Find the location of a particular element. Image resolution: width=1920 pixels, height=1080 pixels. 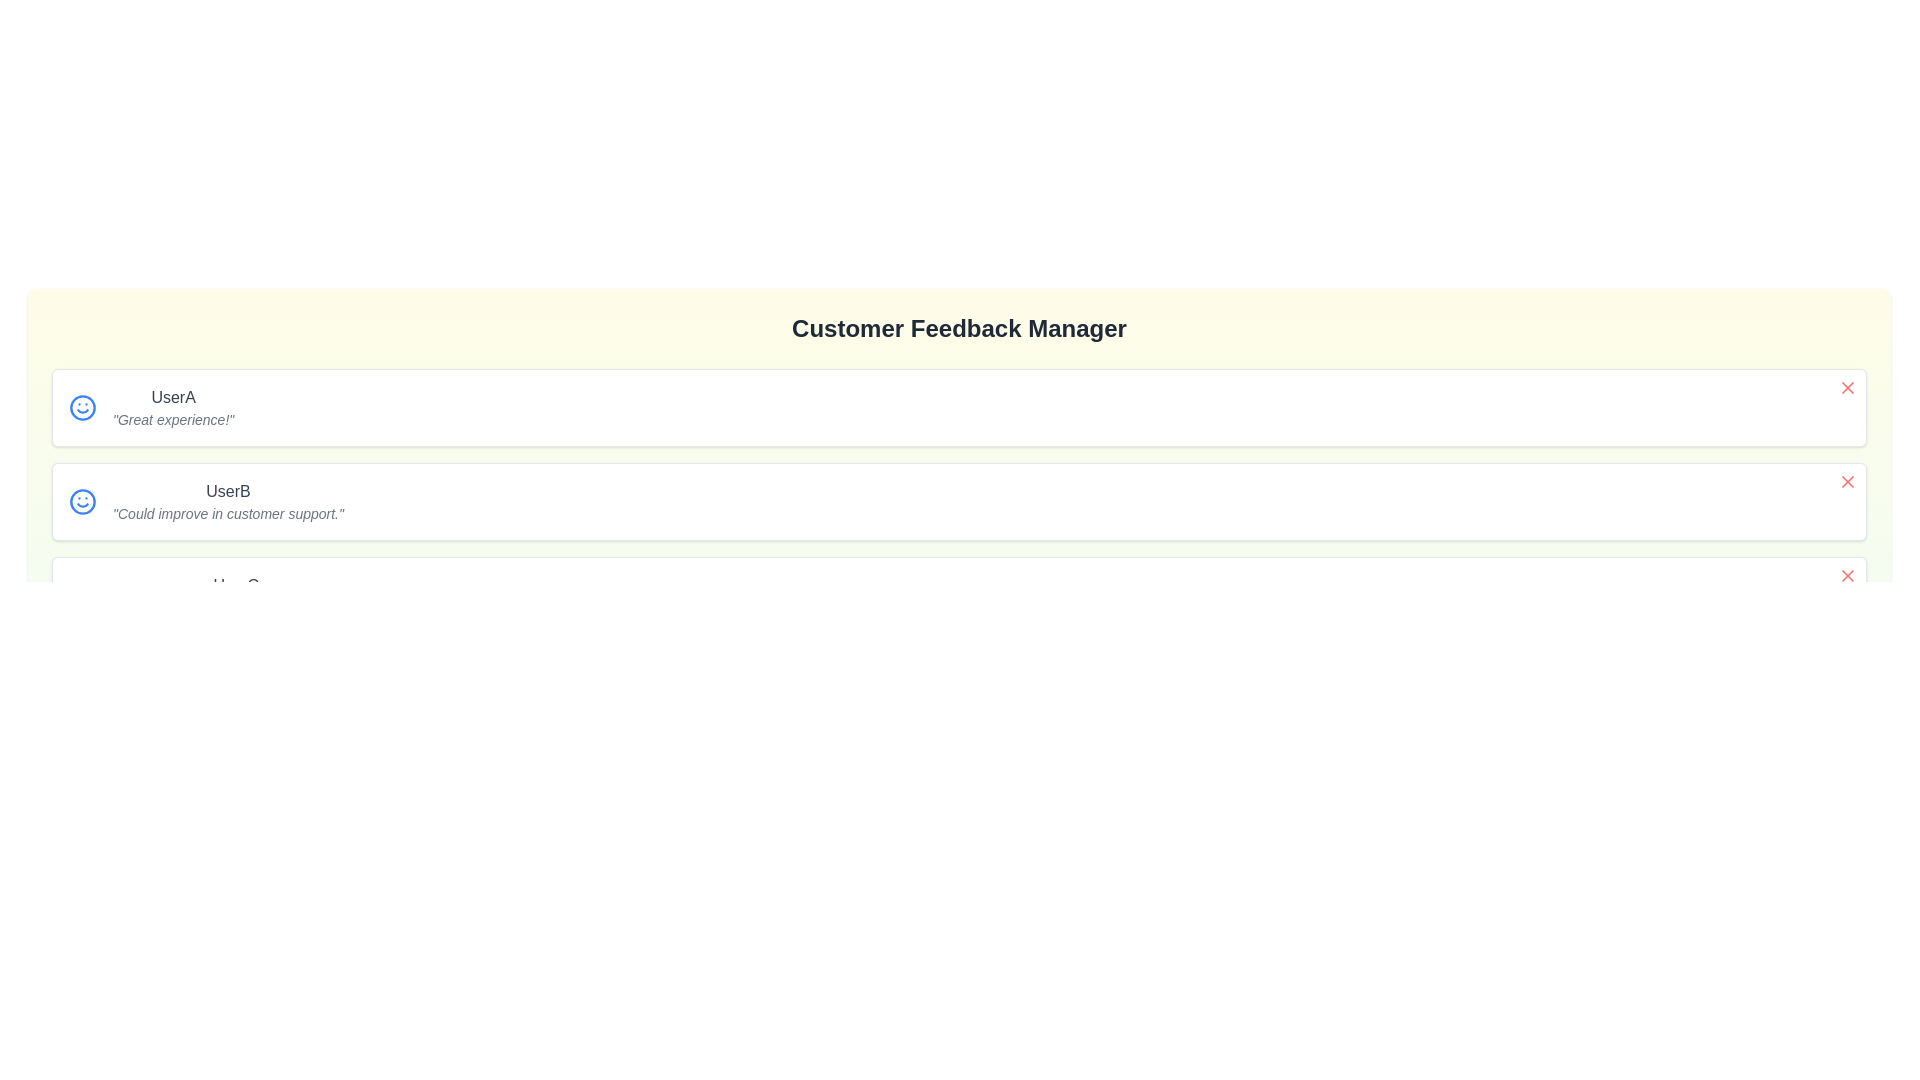

the feedback entry for user UserB is located at coordinates (1847, 482).